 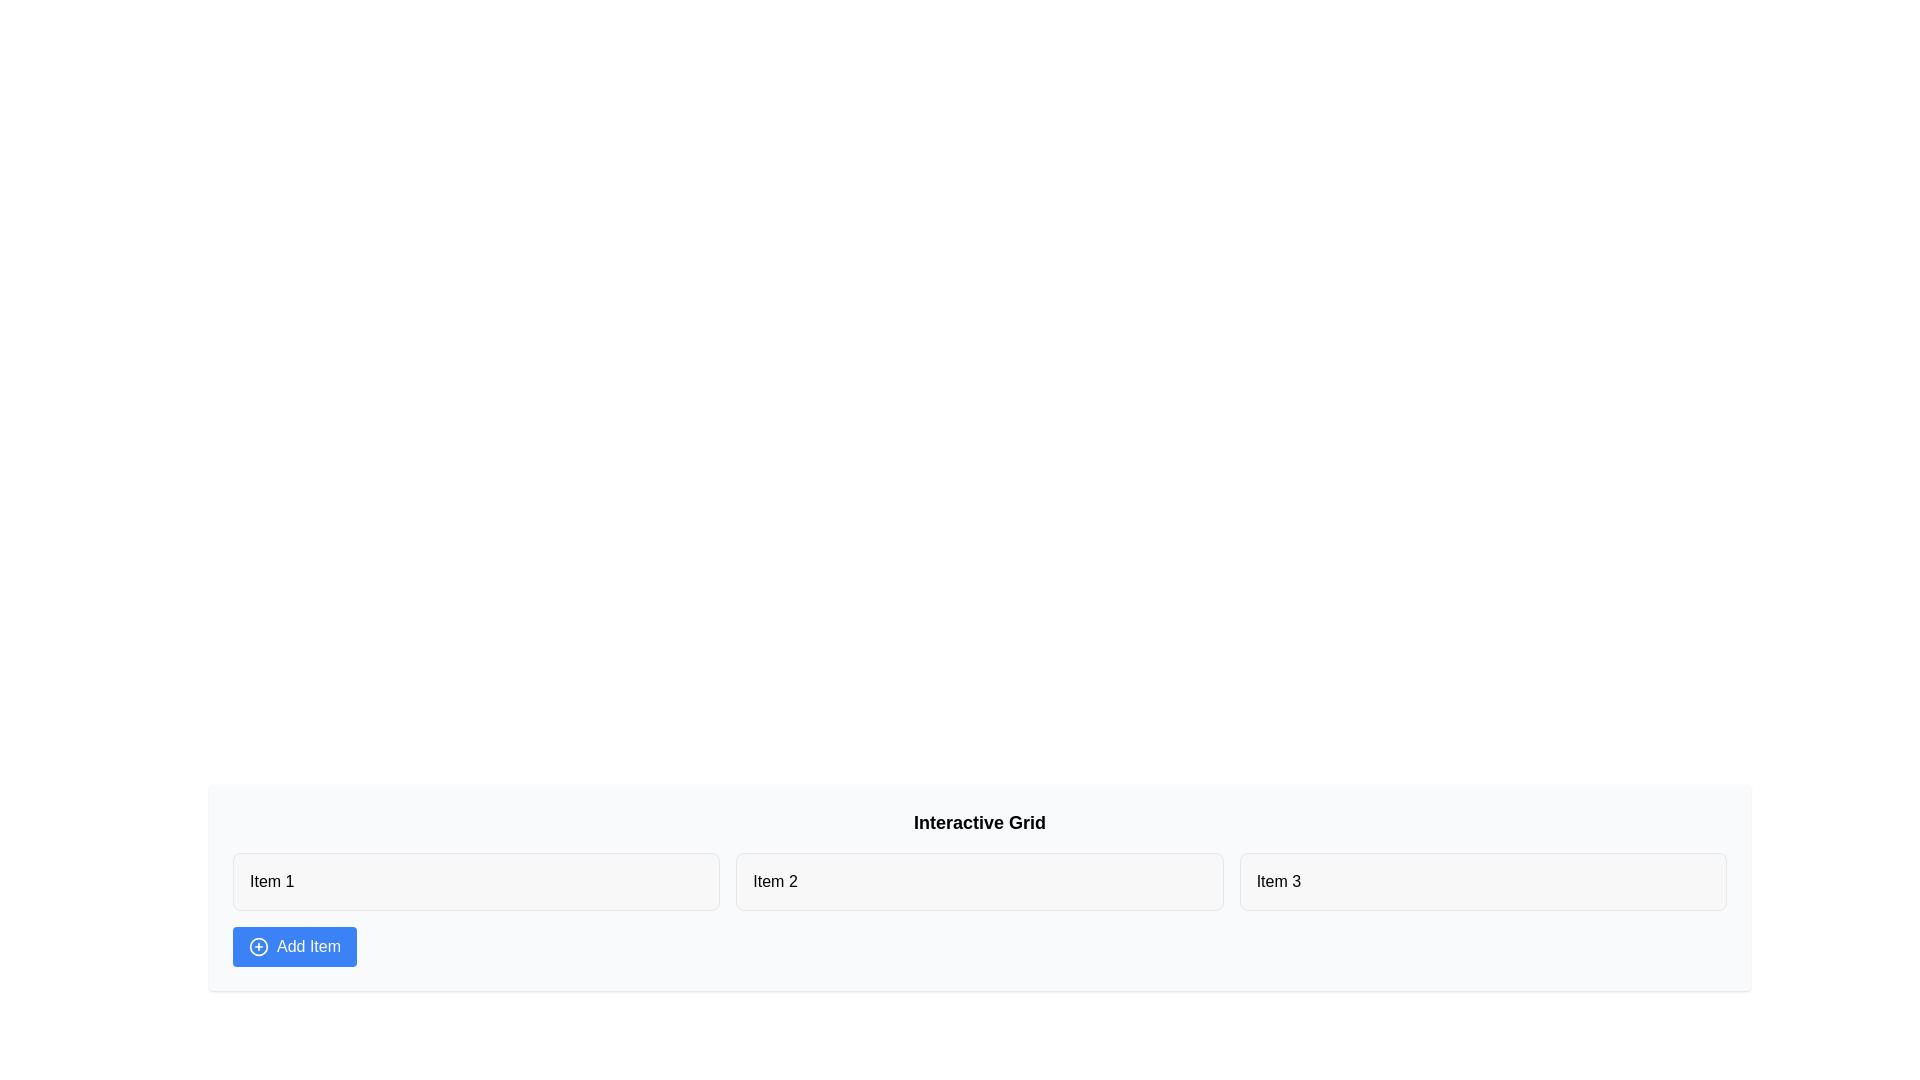 I want to click on the text of Item 2 and copy it to the clipboard, so click(x=979, y=881).